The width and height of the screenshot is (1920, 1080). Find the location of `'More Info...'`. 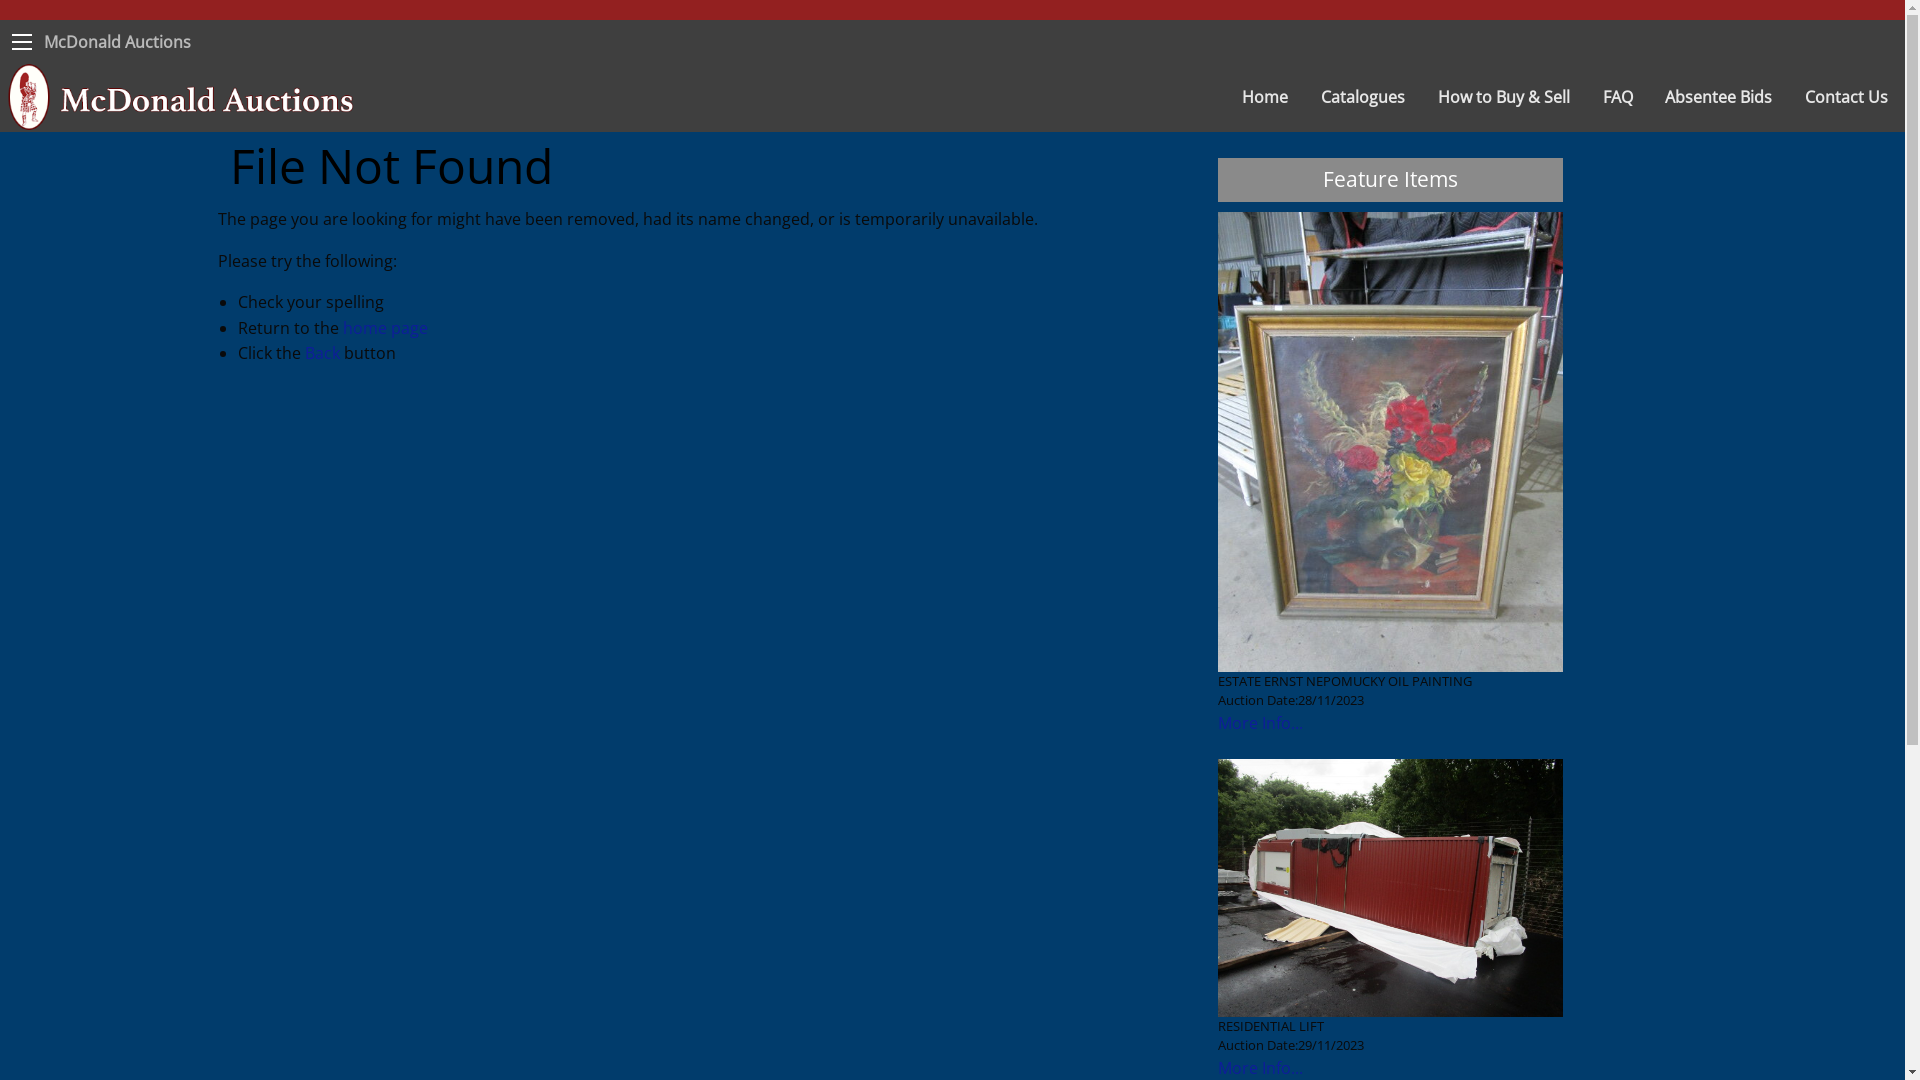

'More Info...' is located at coordinates (1259, 1067).